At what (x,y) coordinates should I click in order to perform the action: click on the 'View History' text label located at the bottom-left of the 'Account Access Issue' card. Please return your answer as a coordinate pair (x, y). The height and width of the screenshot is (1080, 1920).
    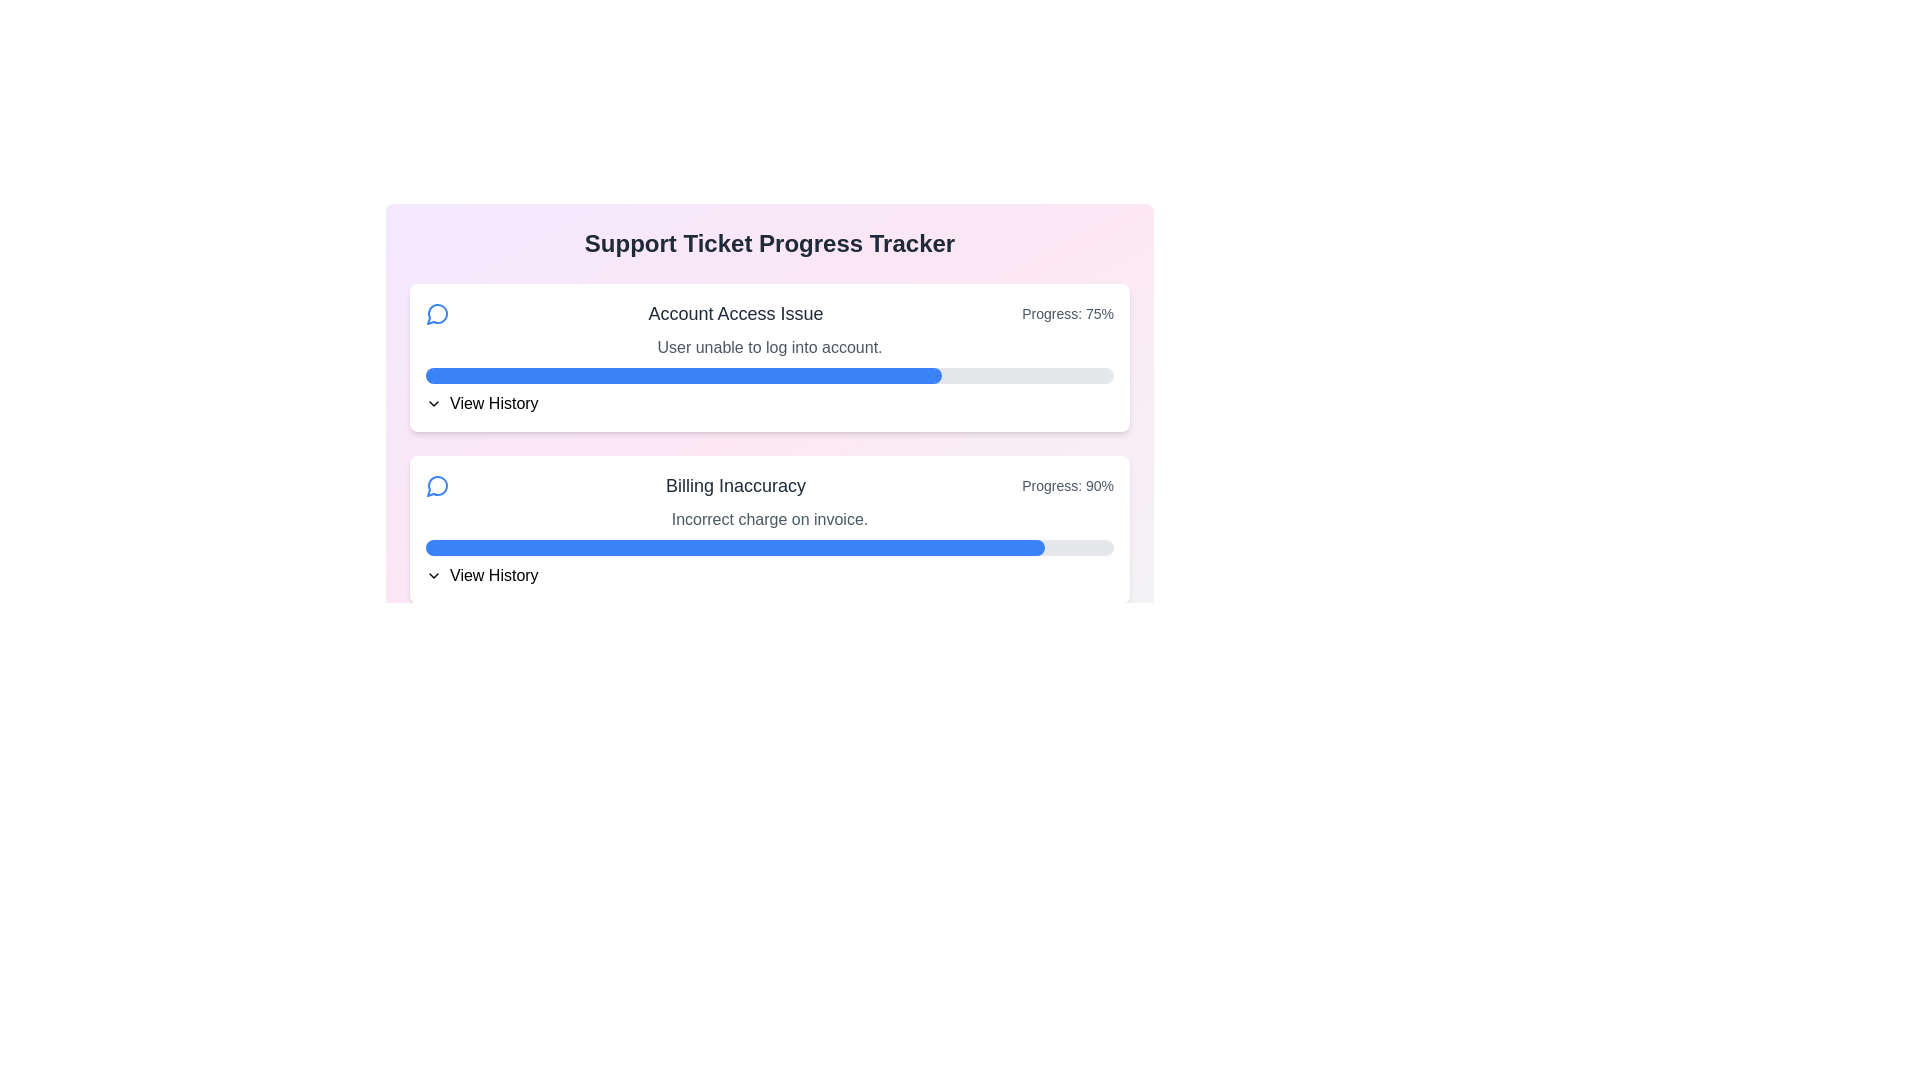
    Looking at the image, I should click on (494, 404).